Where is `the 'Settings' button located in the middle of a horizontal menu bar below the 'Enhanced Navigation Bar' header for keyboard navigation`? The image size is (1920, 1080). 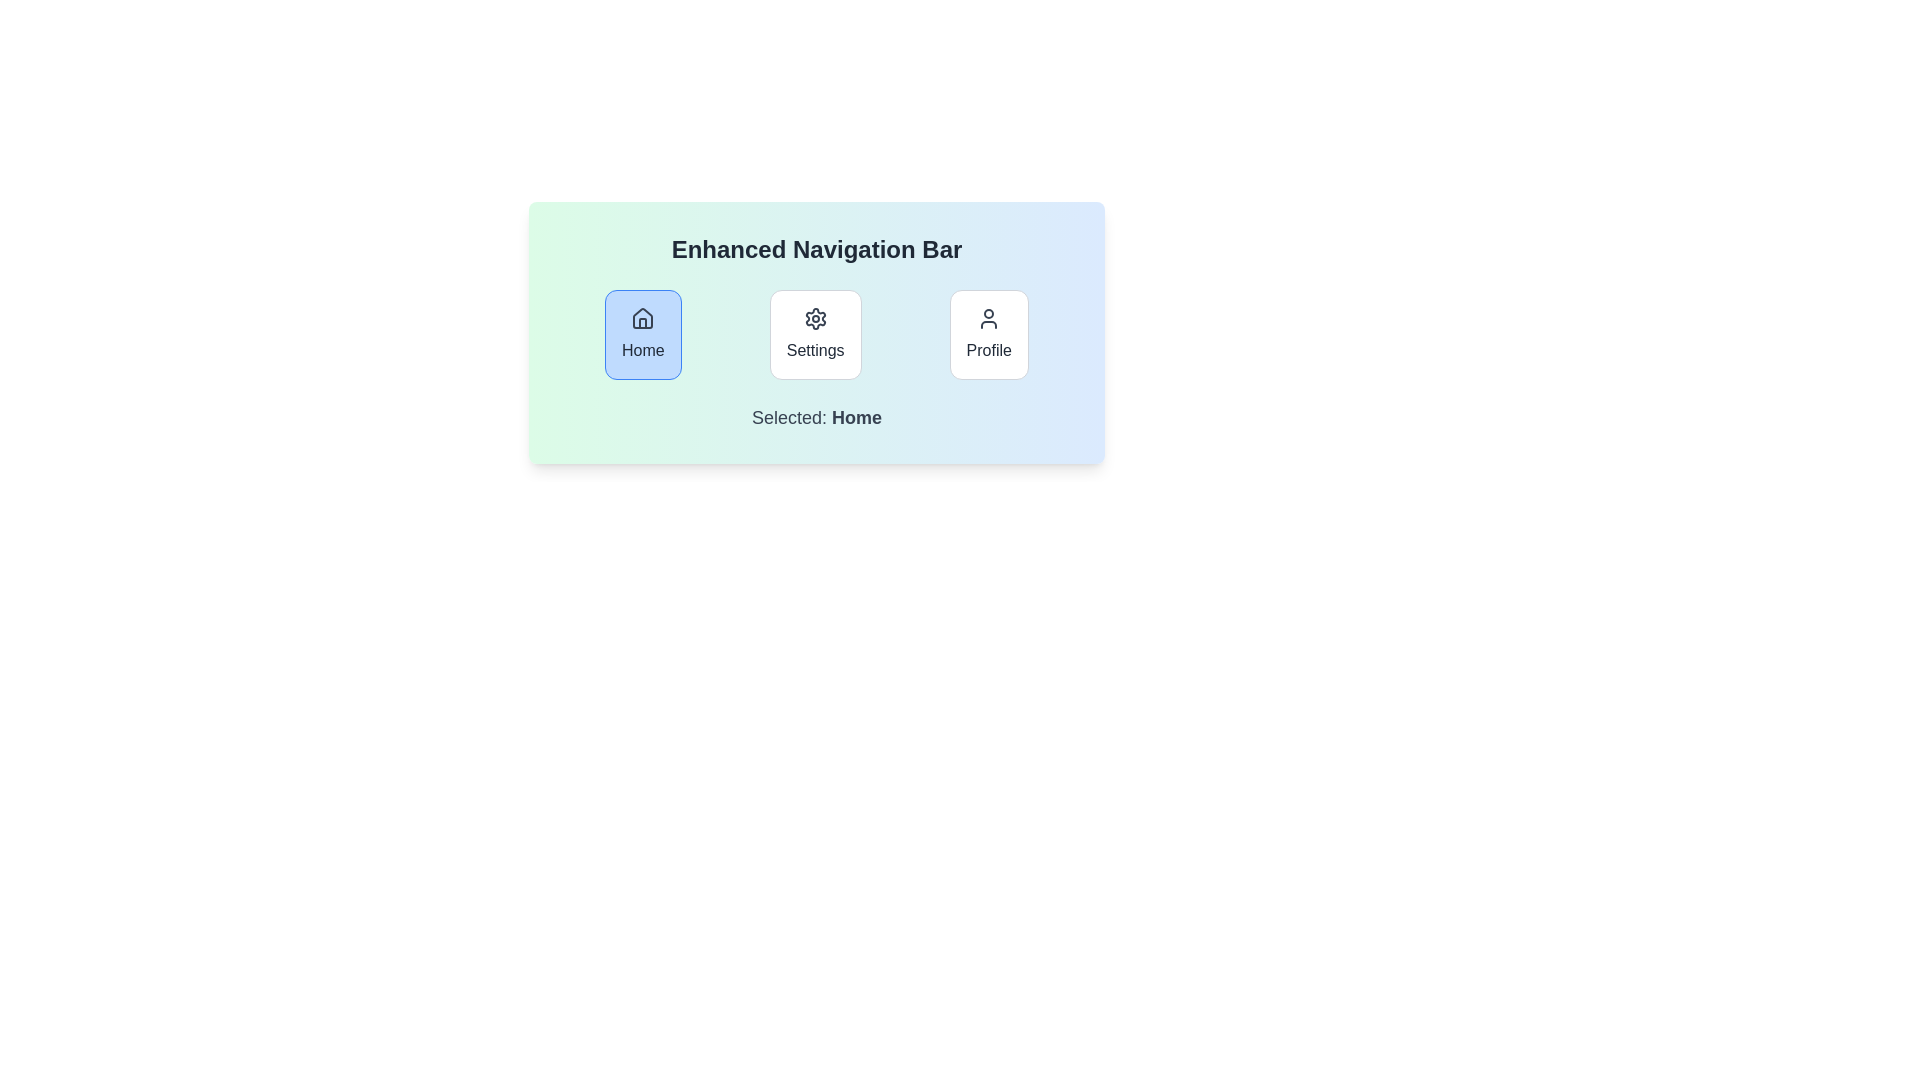
the 'Settings' button located in the middle of a horizontal menu bar below the 'Enhanced Navigation Bar' header for keyboard navigation is located at coordinates (816, 334).